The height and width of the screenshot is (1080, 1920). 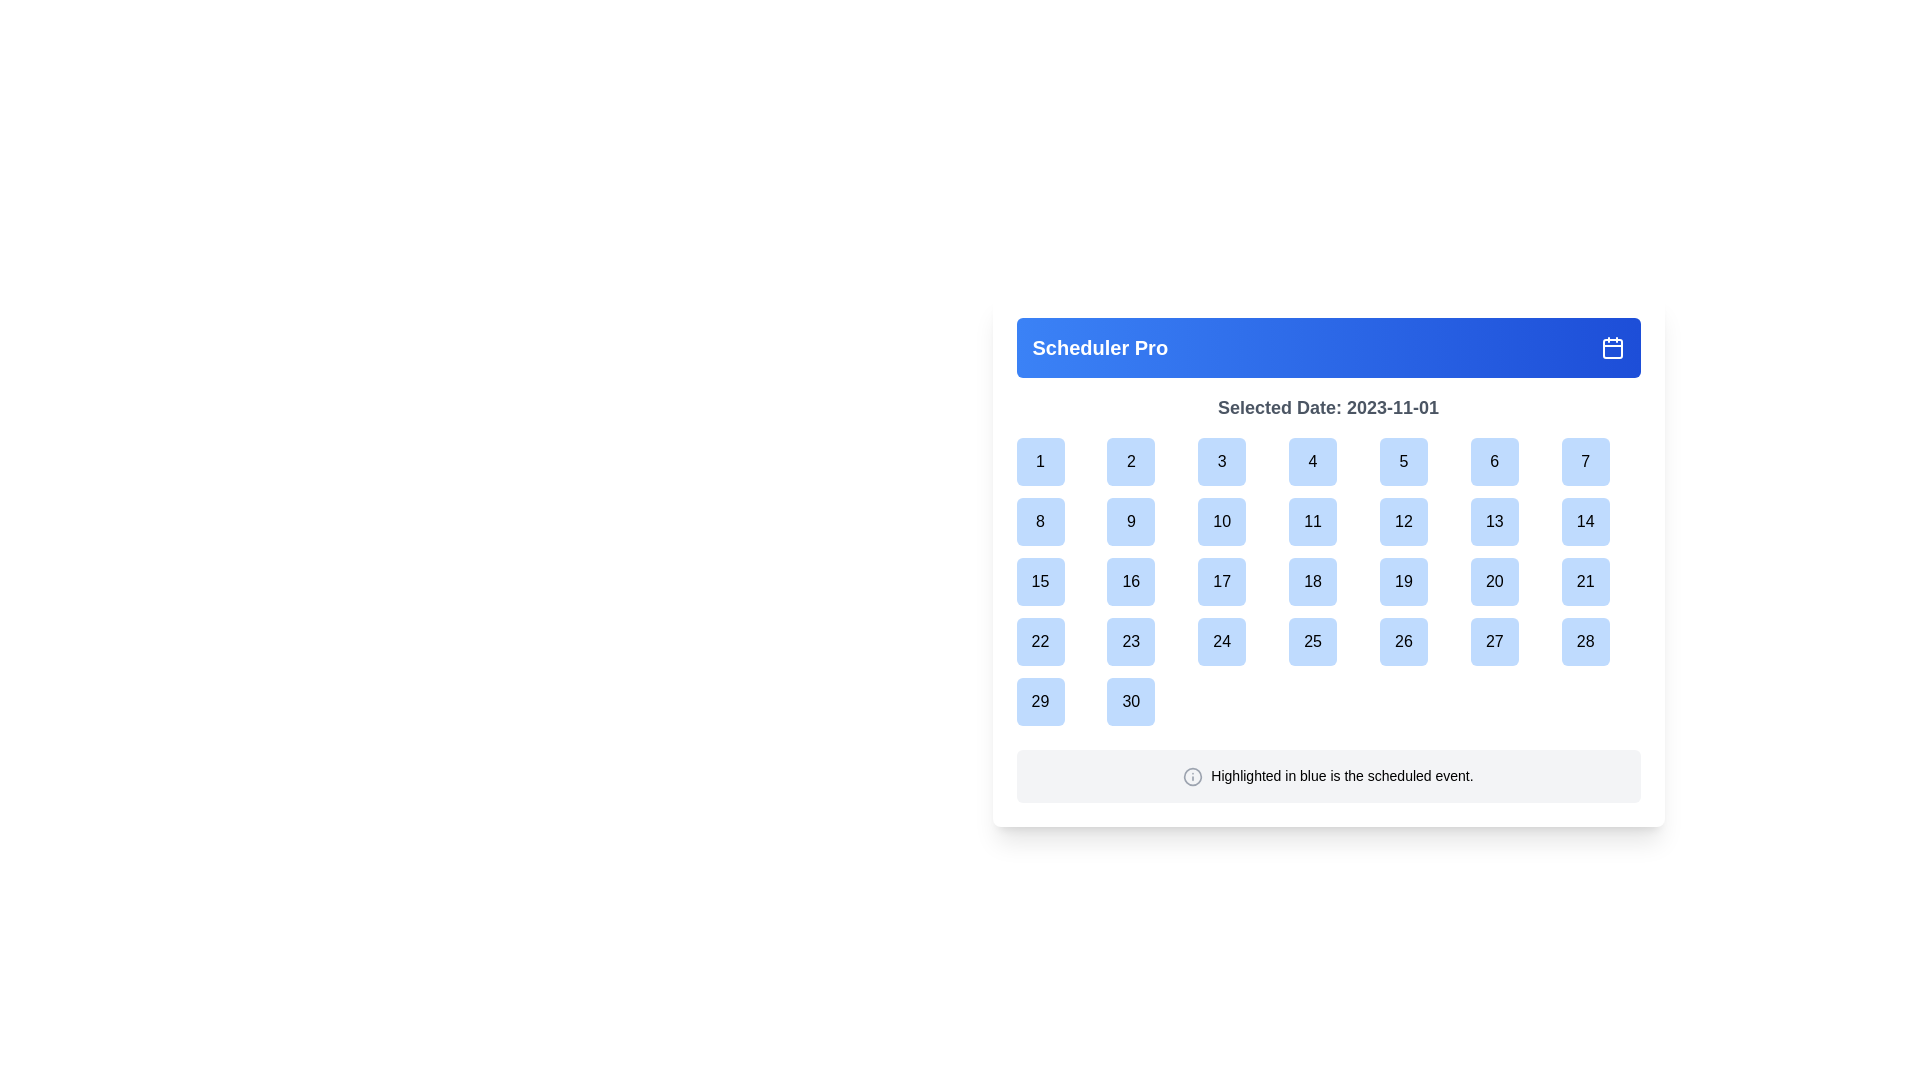 I want to click on the rounded square button with a blue background labeled '6', located in the first row of a calendar grid between buttons '5' and '7', so click(x=1510, y=462).